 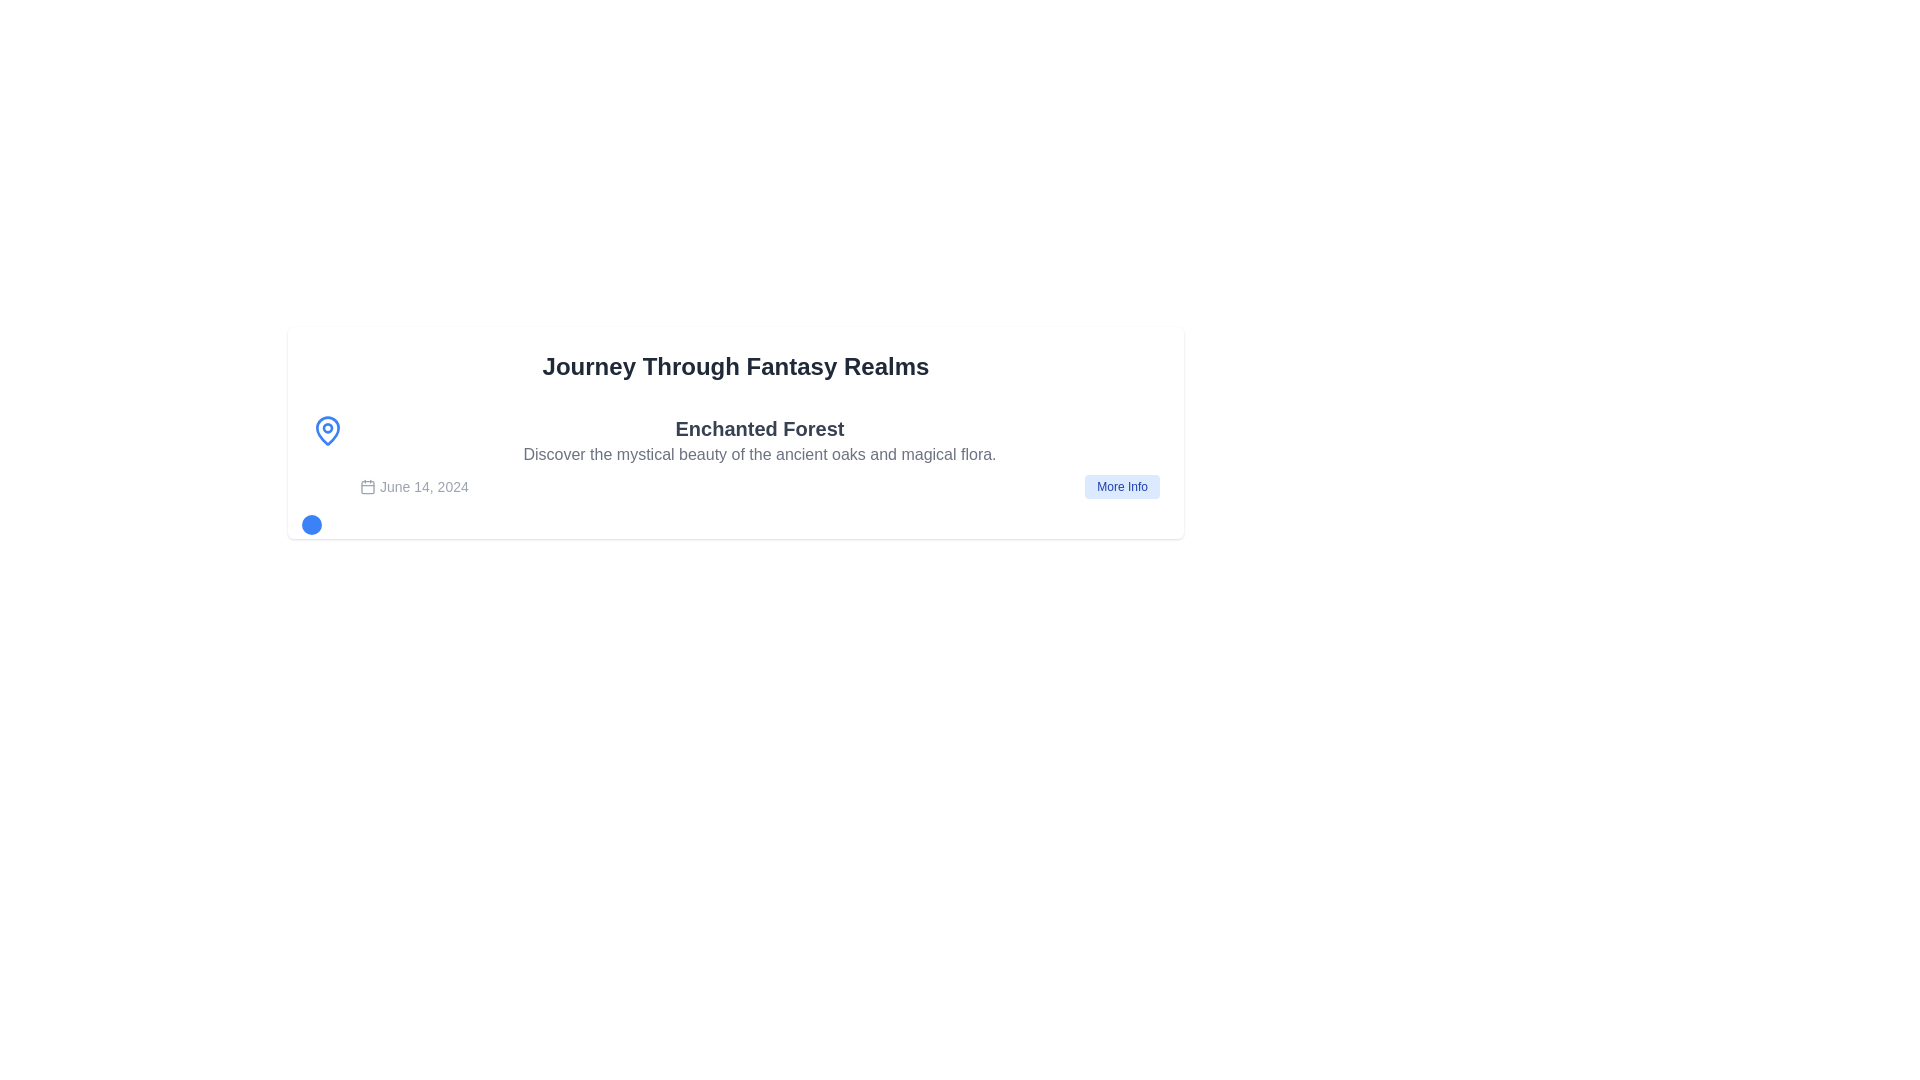 What do you see at coordinates (368, 486) in the screenshot?
I see `the calendar icon, which is a square with rounded corners, gray in color, located immediately to the left of the text 'June 14, 2024'` at bounding box center [368, 486].